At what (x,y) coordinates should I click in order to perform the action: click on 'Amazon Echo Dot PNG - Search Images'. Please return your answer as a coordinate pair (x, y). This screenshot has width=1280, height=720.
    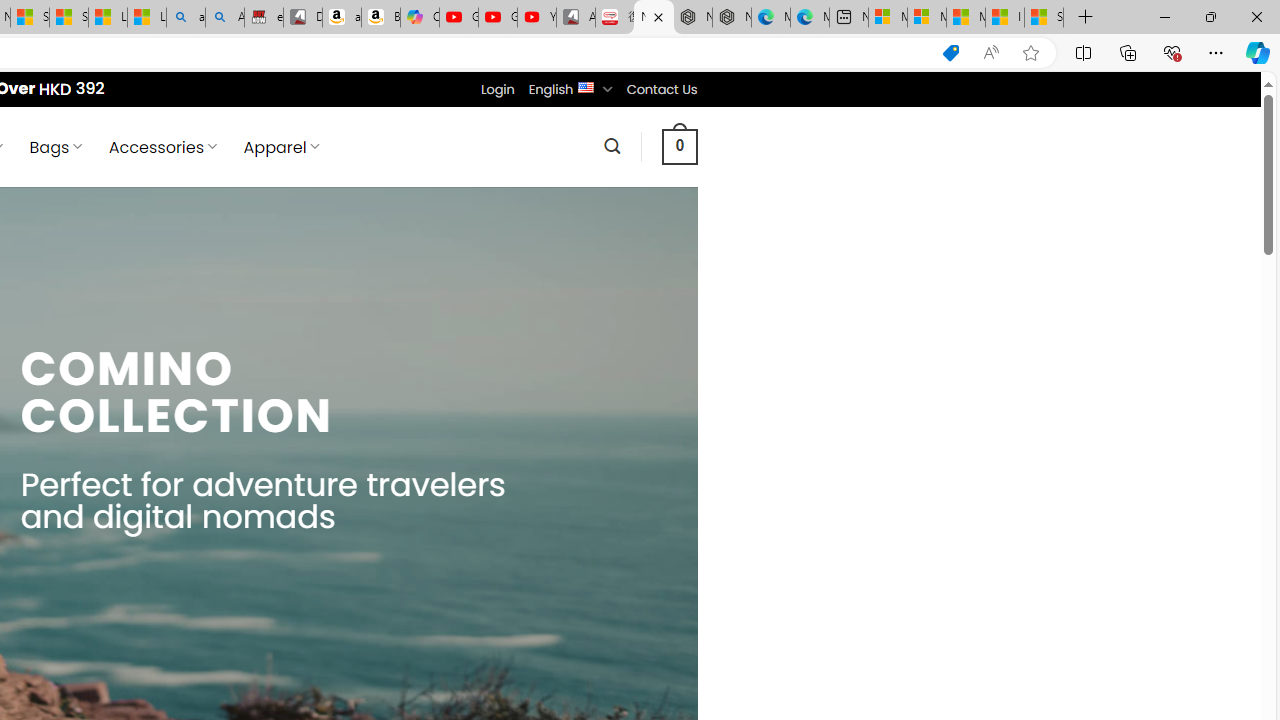
    Looking at the image, I should click on (225, 17).